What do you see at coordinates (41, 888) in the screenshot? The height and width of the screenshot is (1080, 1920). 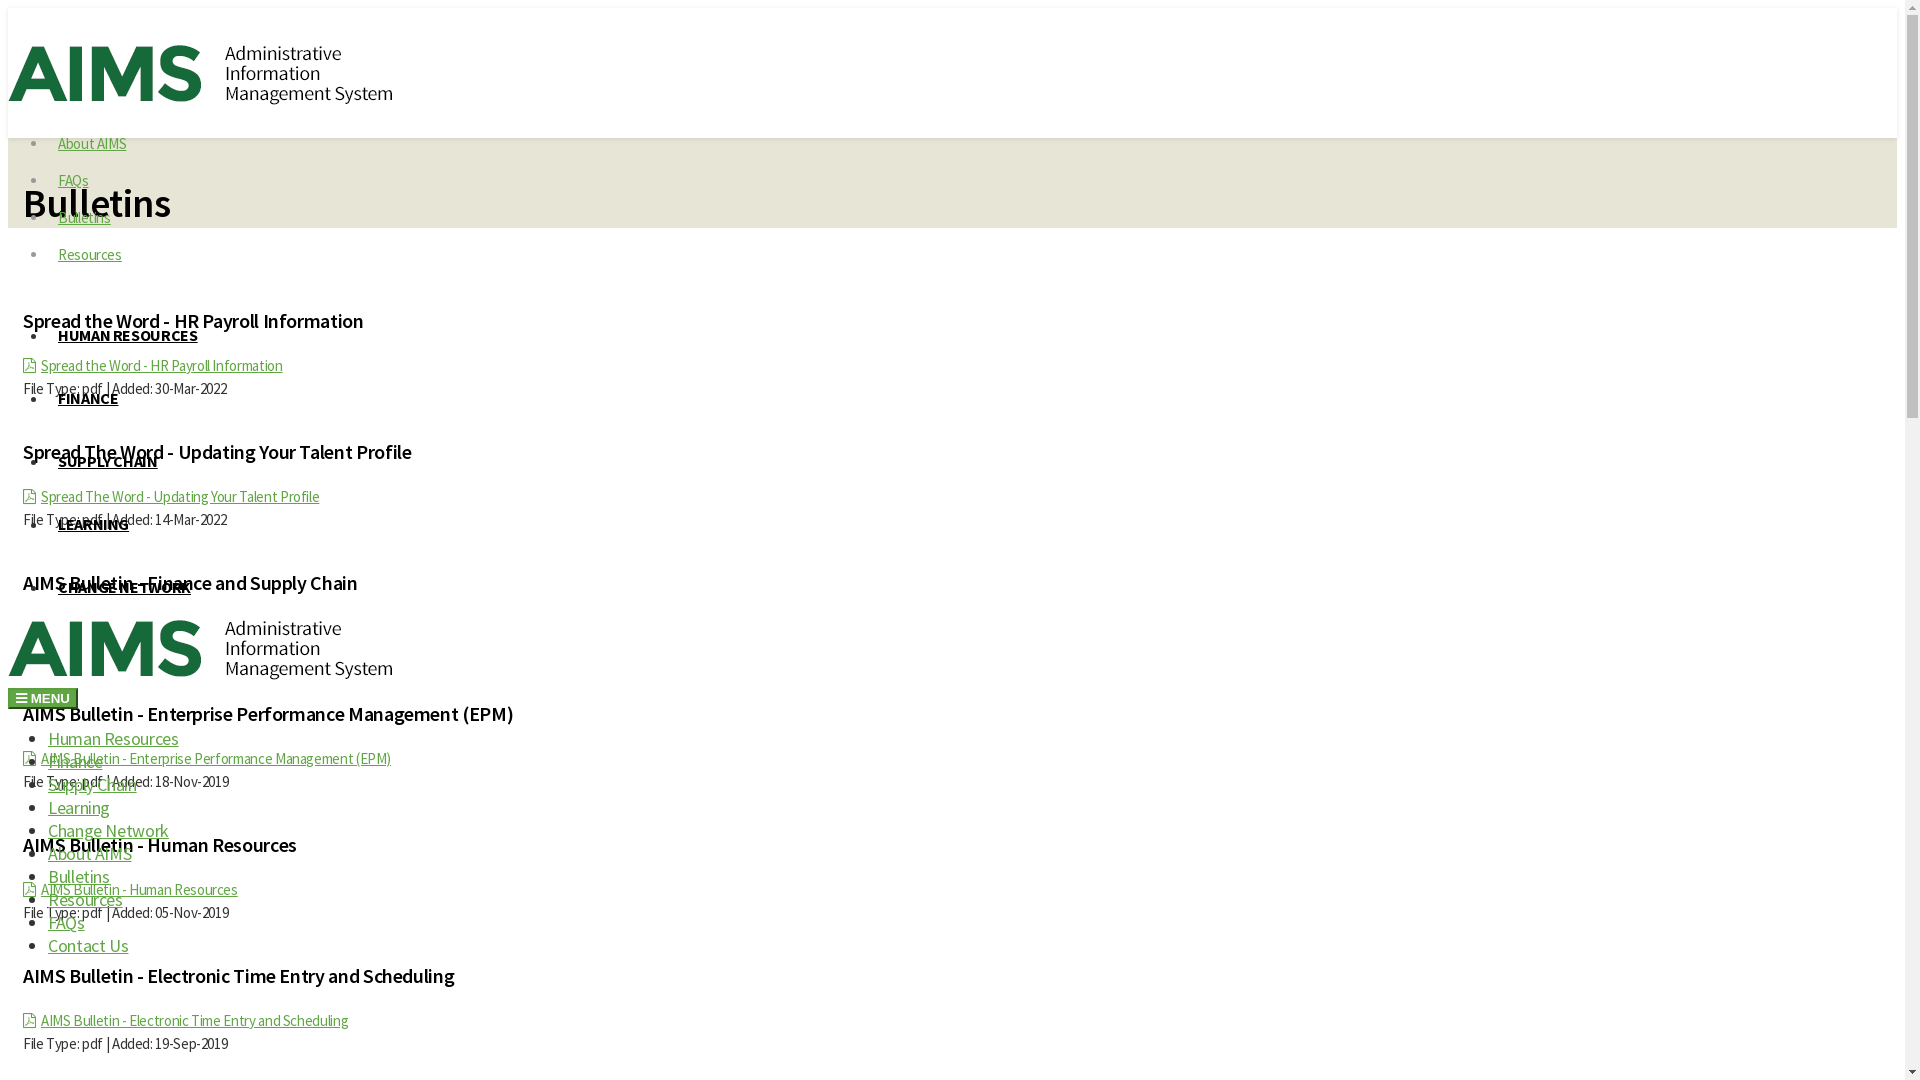 I see `'AIMS Bulletin - Human Resources'` at bounding box center [41, 888].